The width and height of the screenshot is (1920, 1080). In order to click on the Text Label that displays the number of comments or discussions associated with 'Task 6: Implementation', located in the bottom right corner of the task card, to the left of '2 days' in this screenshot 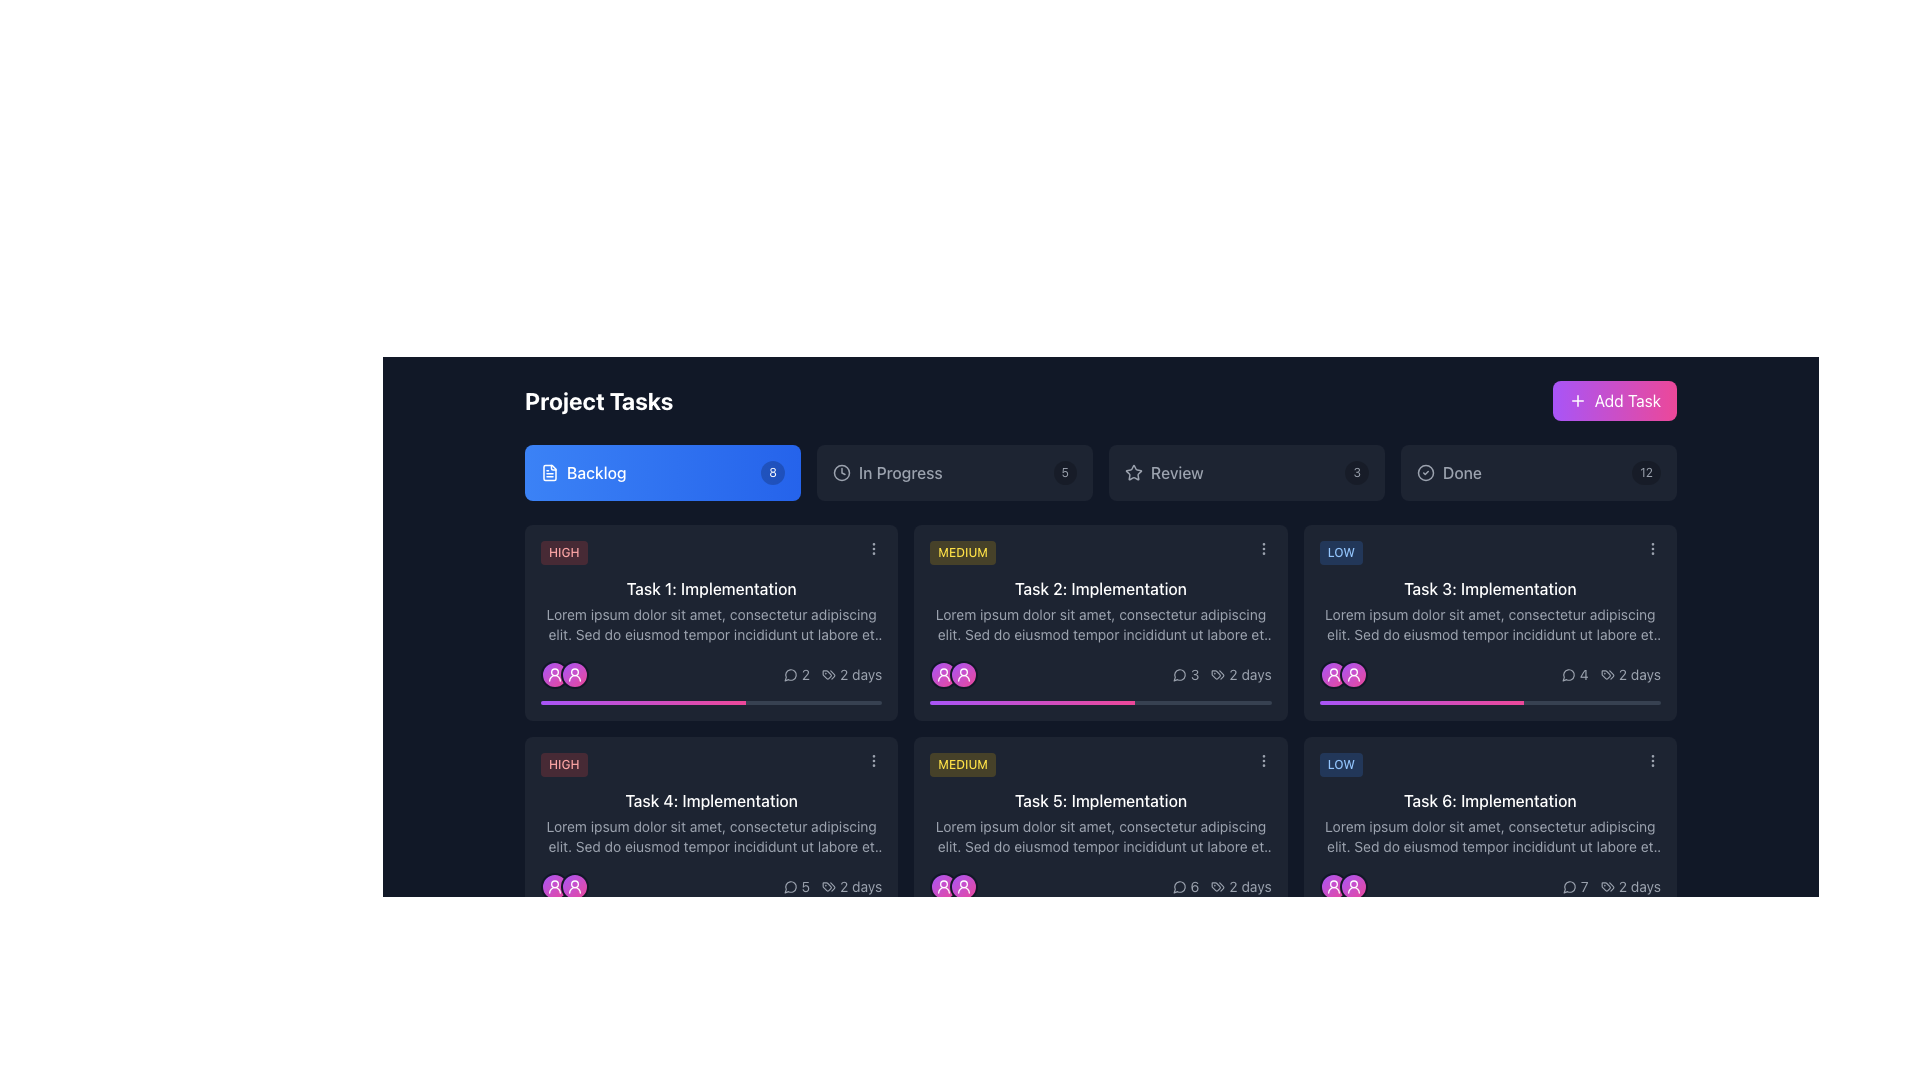, I will do `click(1574, 886)`.